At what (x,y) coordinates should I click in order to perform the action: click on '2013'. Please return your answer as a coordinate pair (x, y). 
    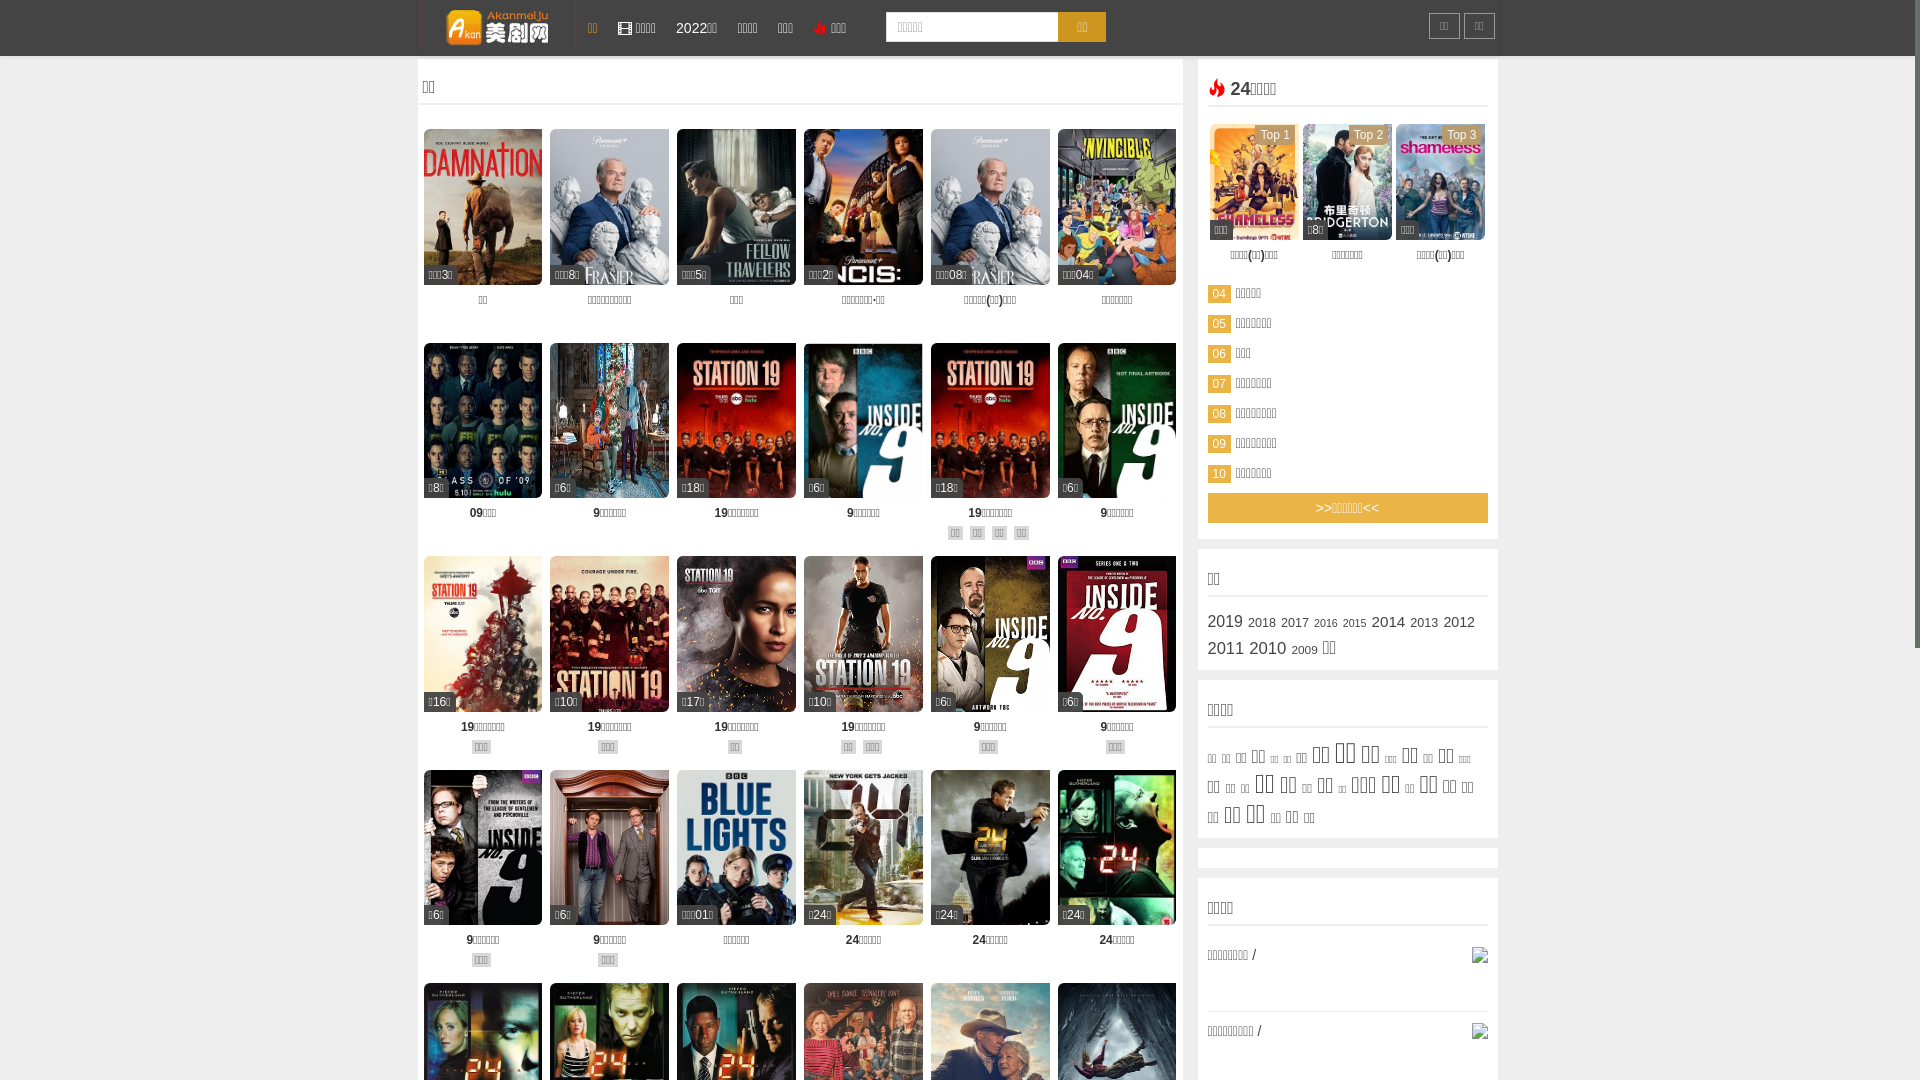
    Looking at the image, I should click on (1423, 622).